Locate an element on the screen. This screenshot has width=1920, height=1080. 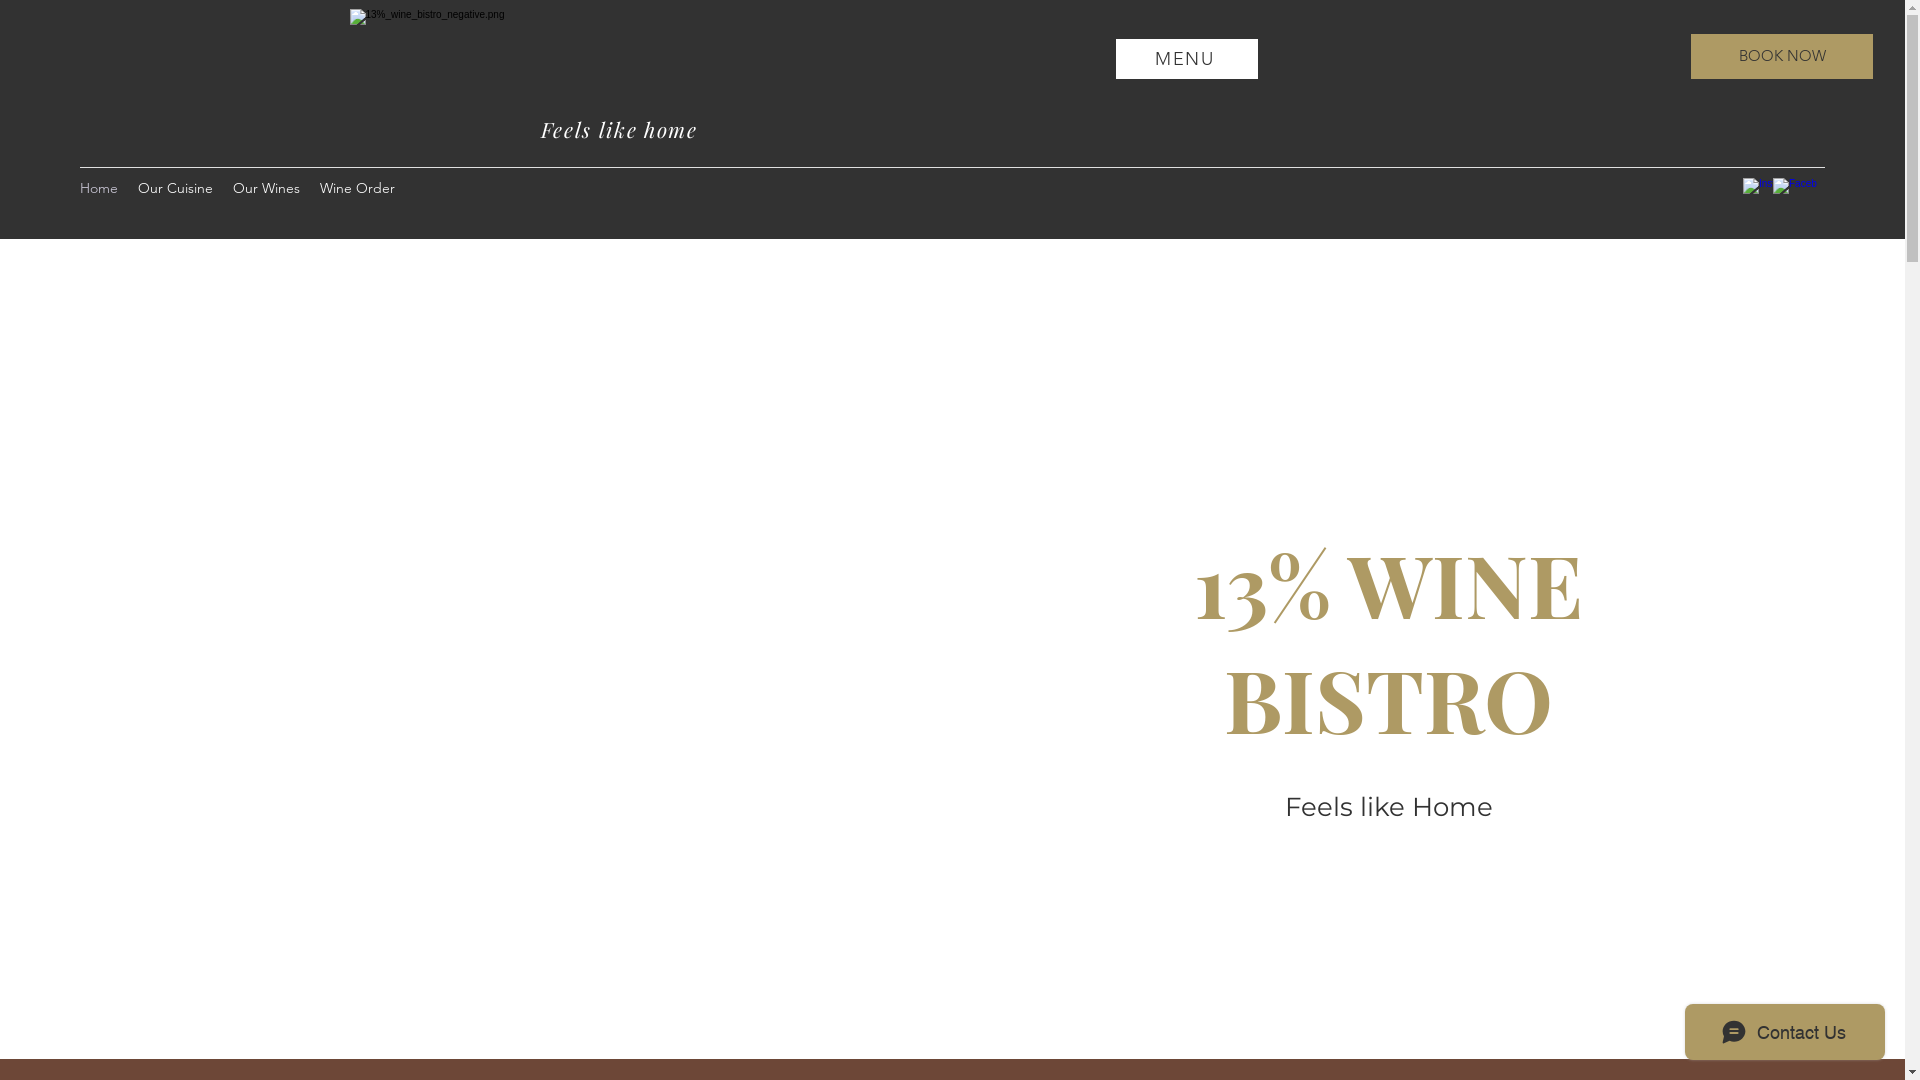
'Our Wines' is located at coordinates (265, 188).